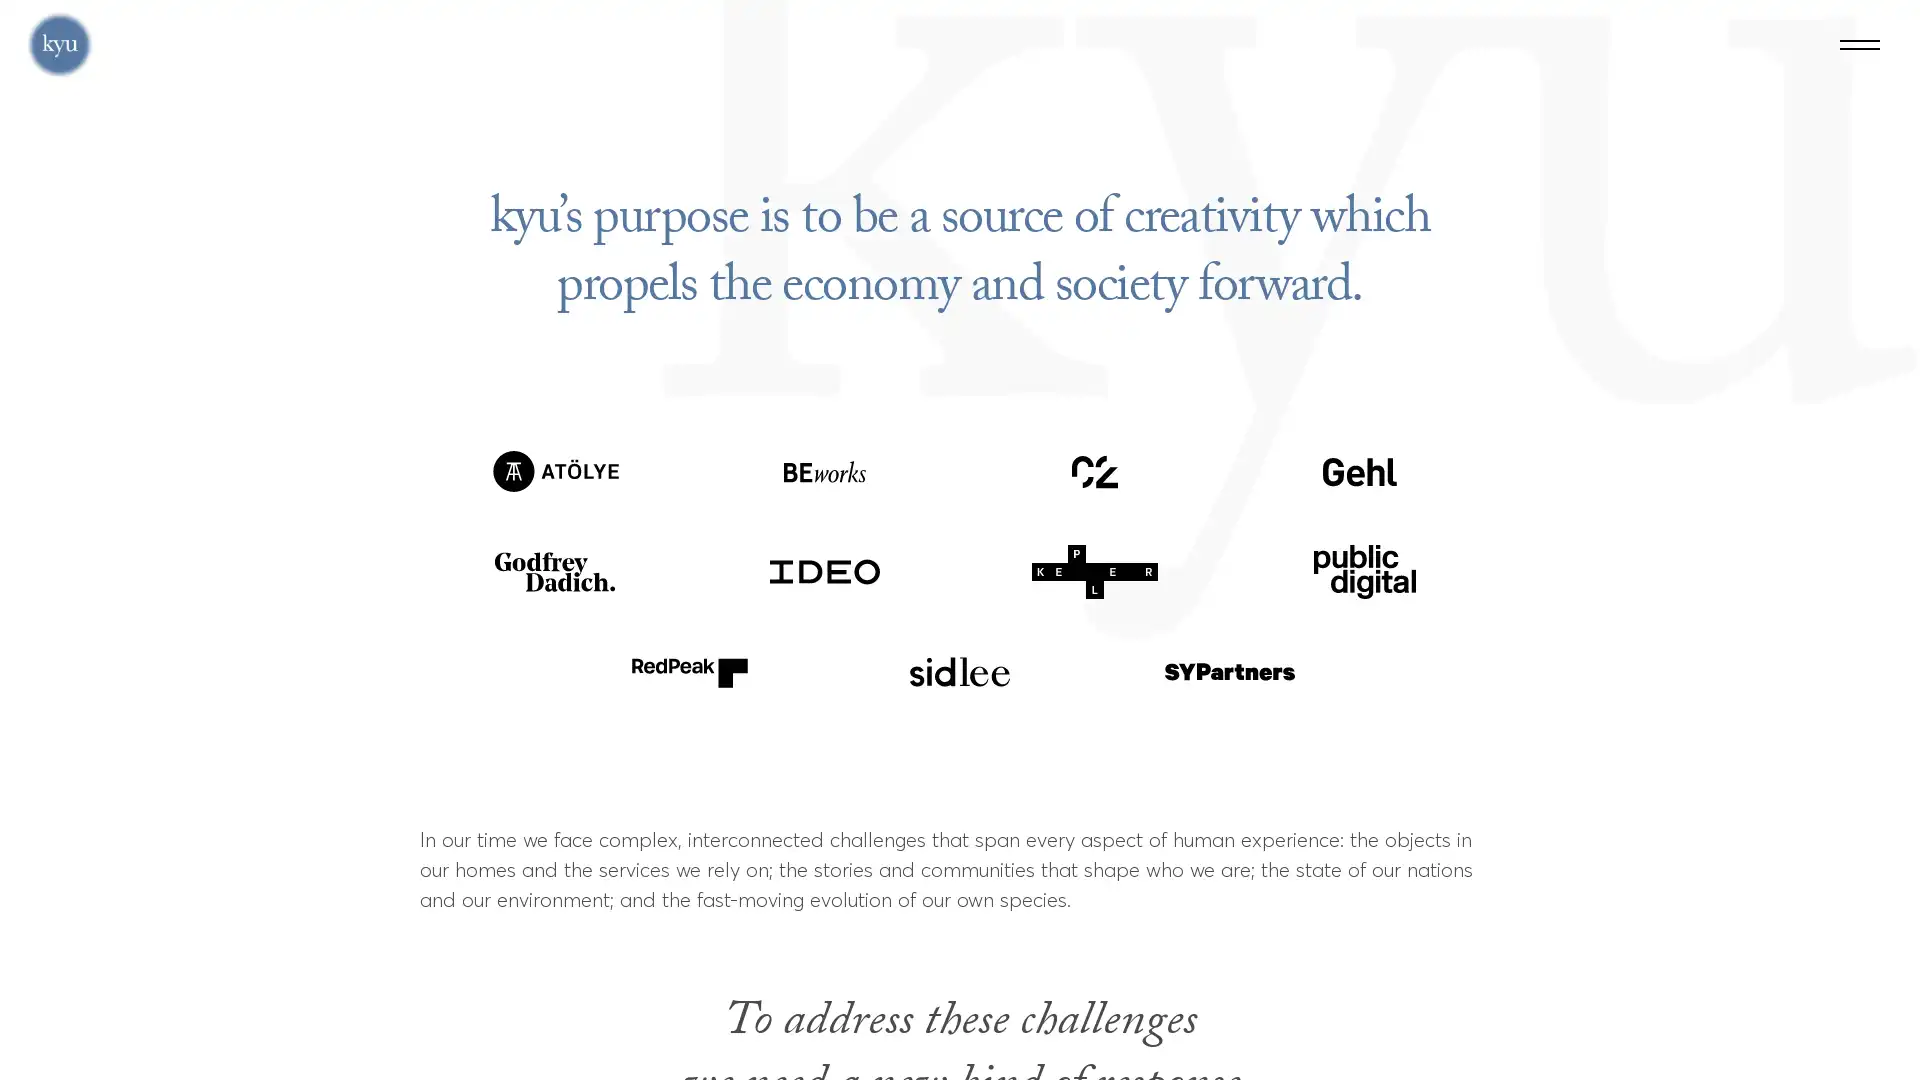 This screenshot has width=1920, height=1080. Describe the element at coordinates (1859, 45) in the screenshot. I see `Menu` at that location.